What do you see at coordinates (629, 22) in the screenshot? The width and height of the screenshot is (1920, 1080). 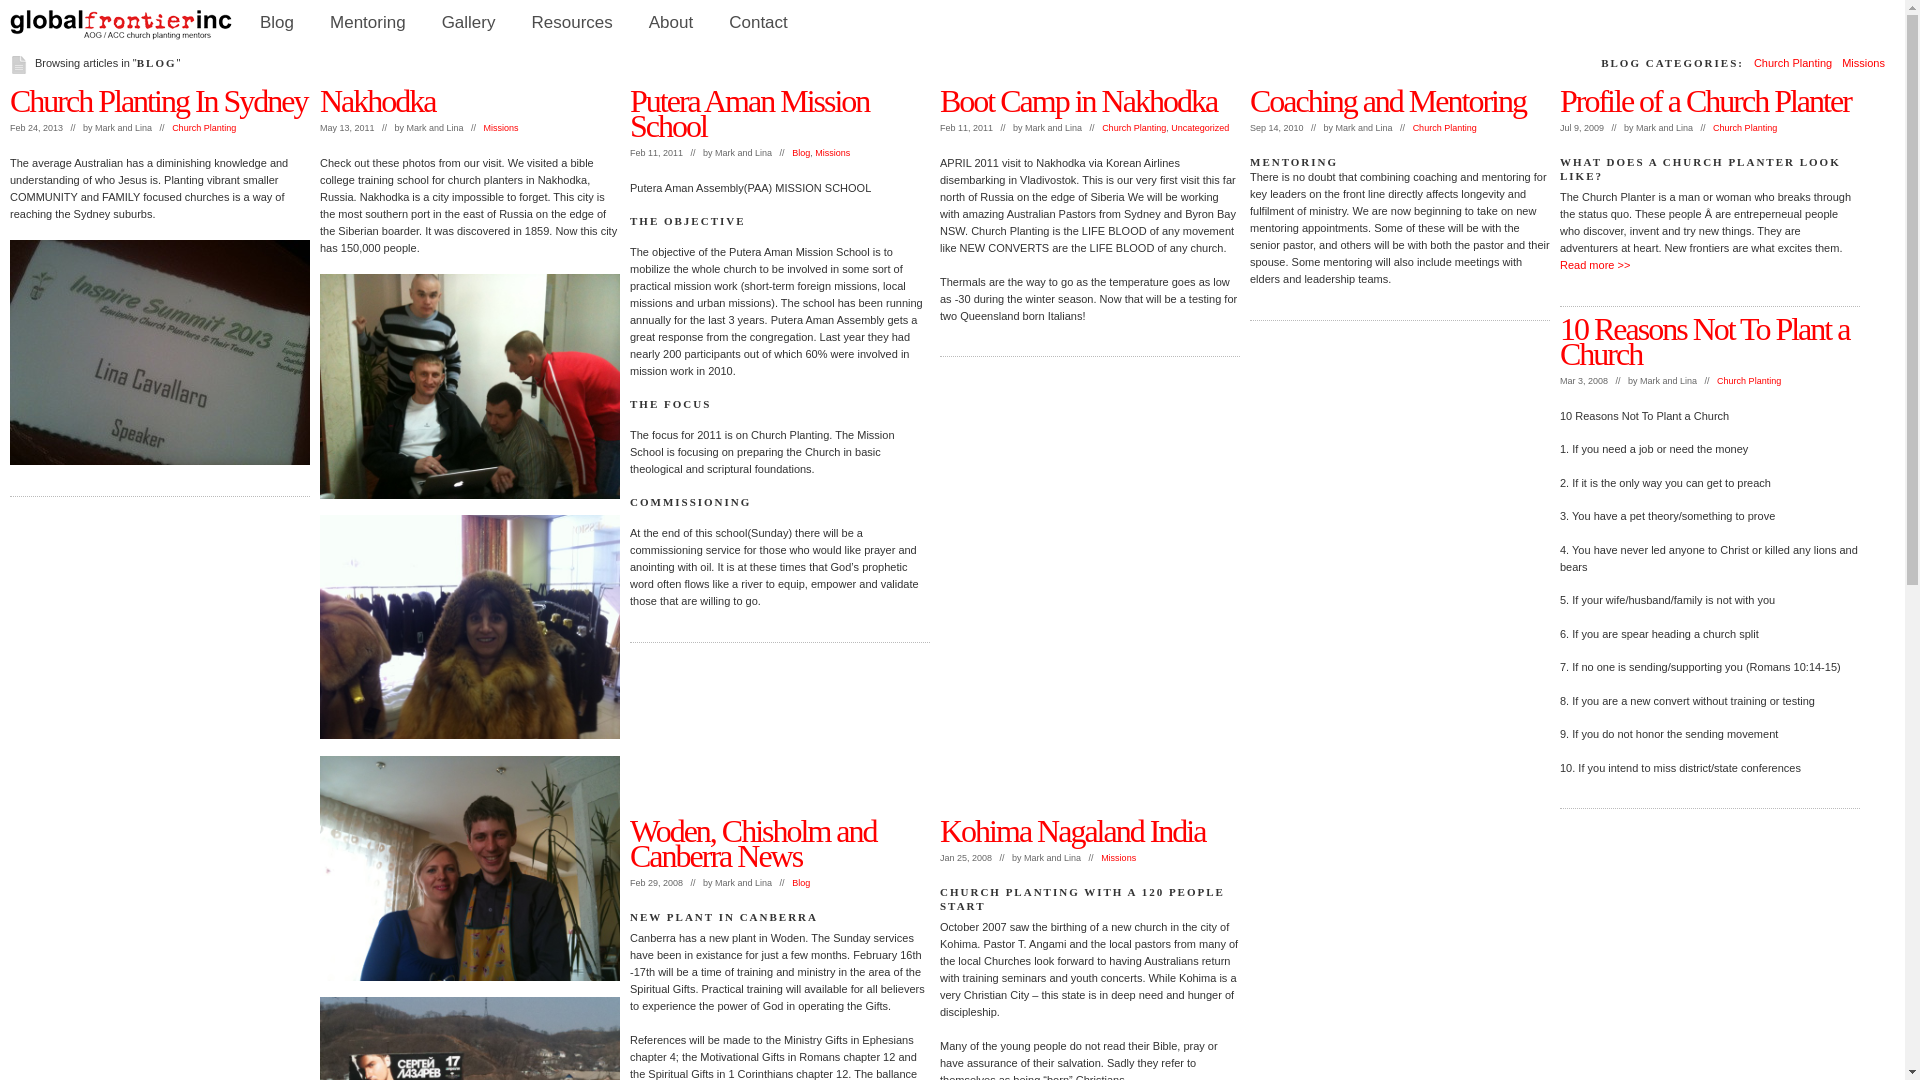 I see `'About'` at bounding box center [629, 22].